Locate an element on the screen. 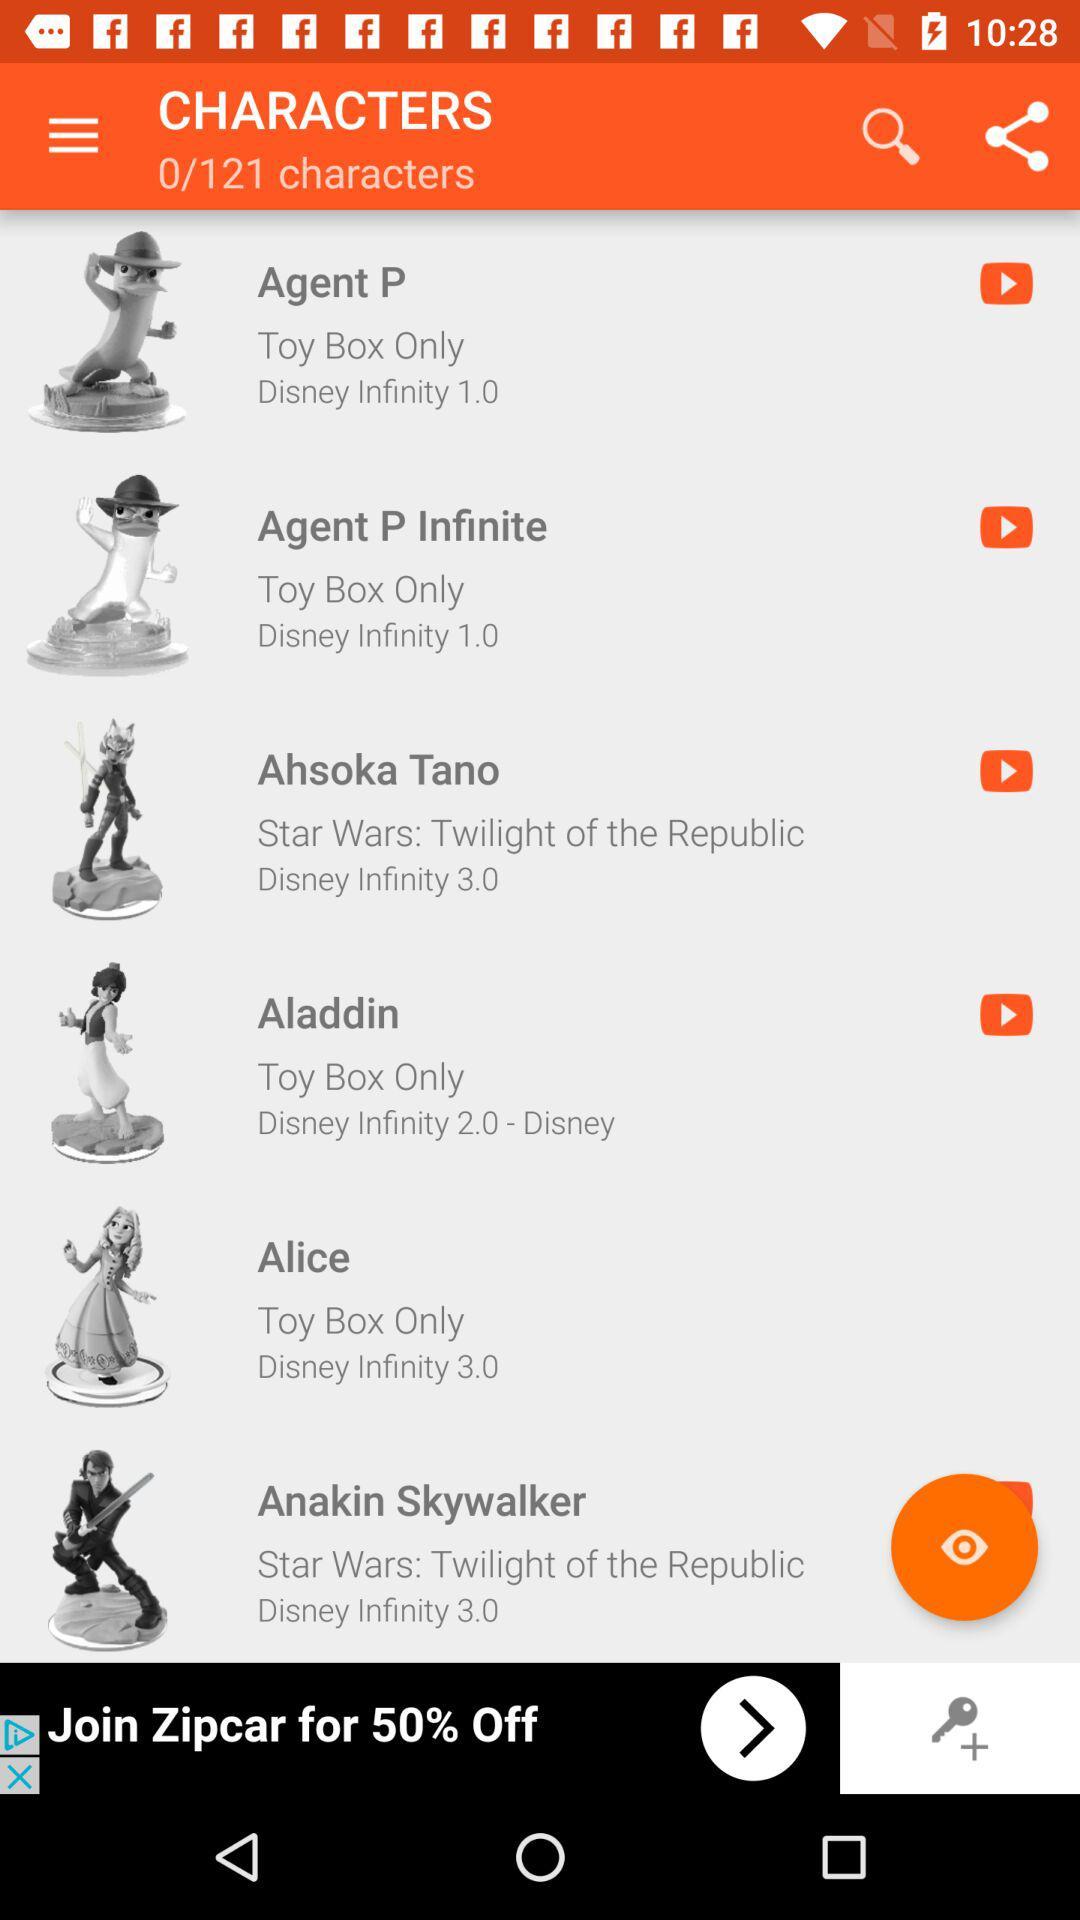  right of second option is located at coordinates (1006, 527).